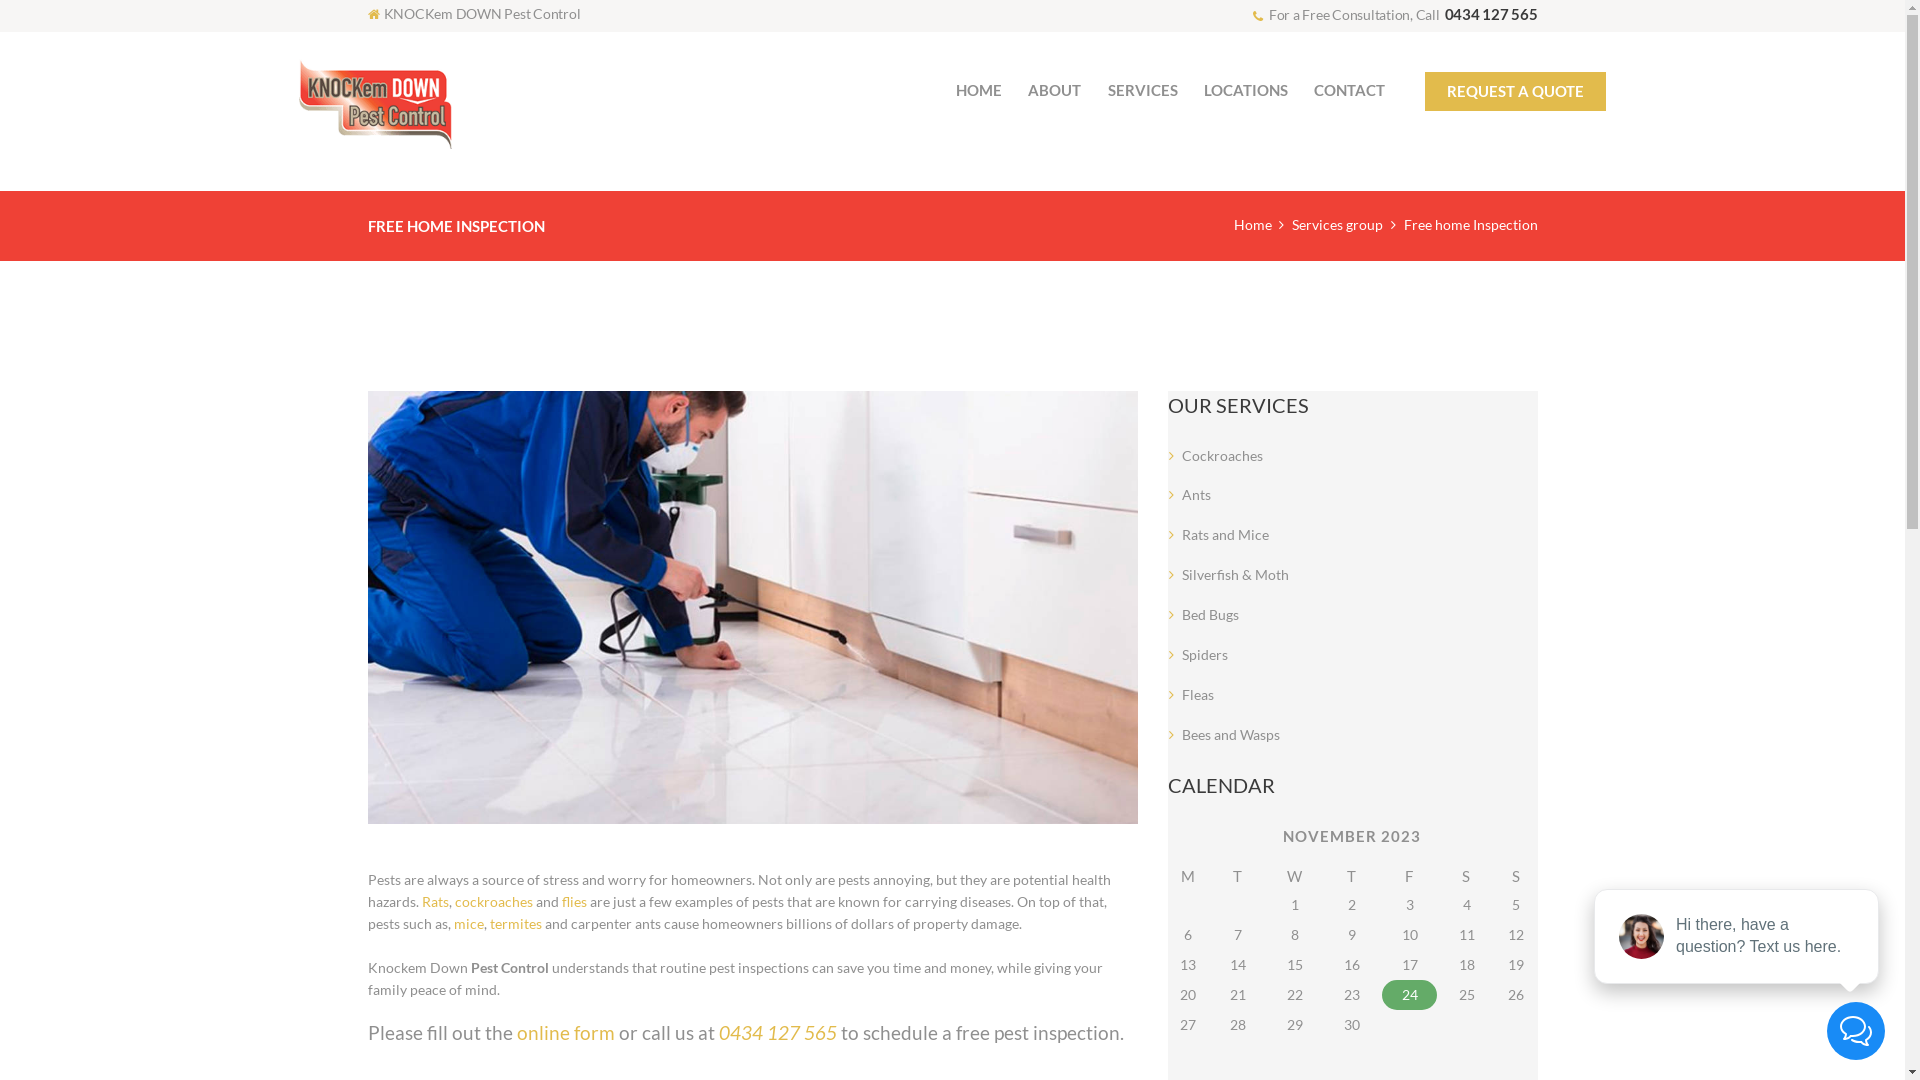 The width and height of the screenshot is (1920, 1080). What do you see at coordinates (515, 923) in the screenshot?
I see `'termites'` at bounding box center [515, 923].